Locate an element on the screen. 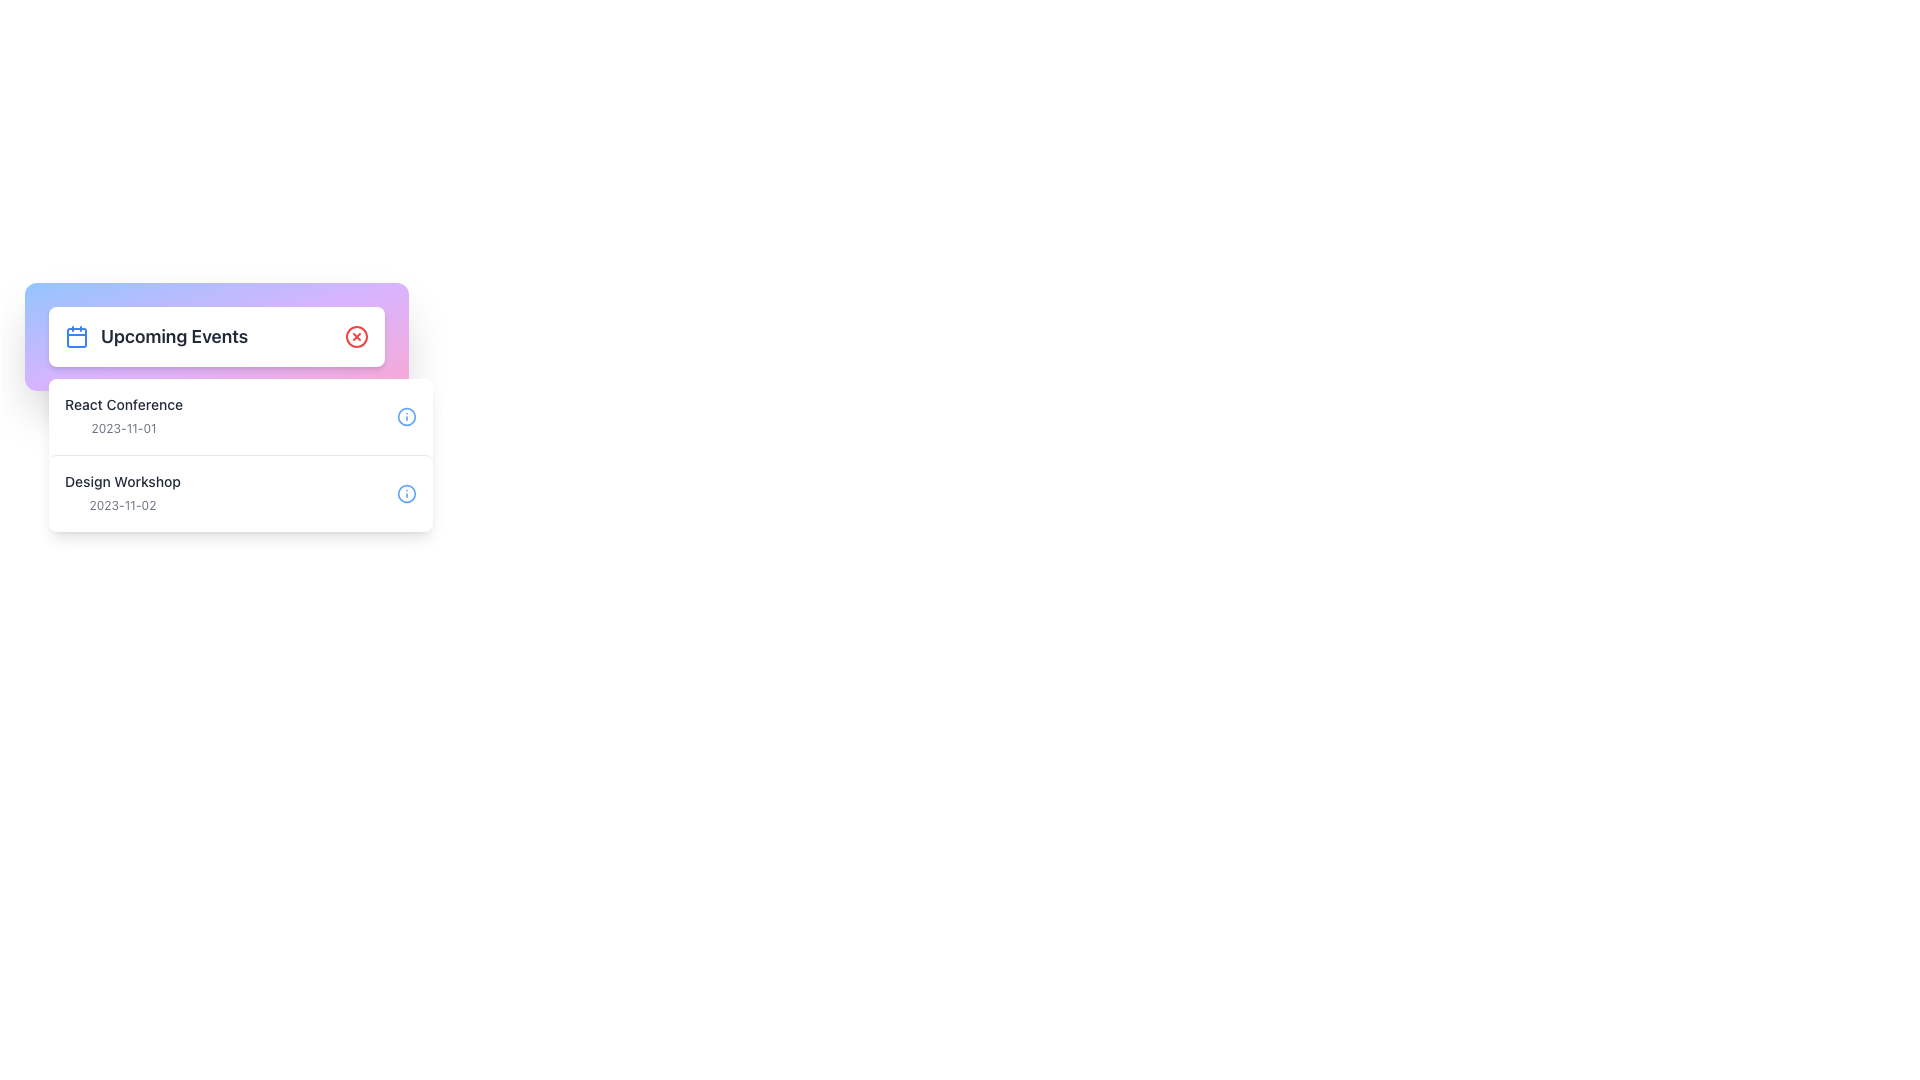 The height and width of the screenshot is (1080, 1920). text label indicating the scheduled date for the 'Design Workshop' event, positioned directly below the title is located at coordinates (121, 504).